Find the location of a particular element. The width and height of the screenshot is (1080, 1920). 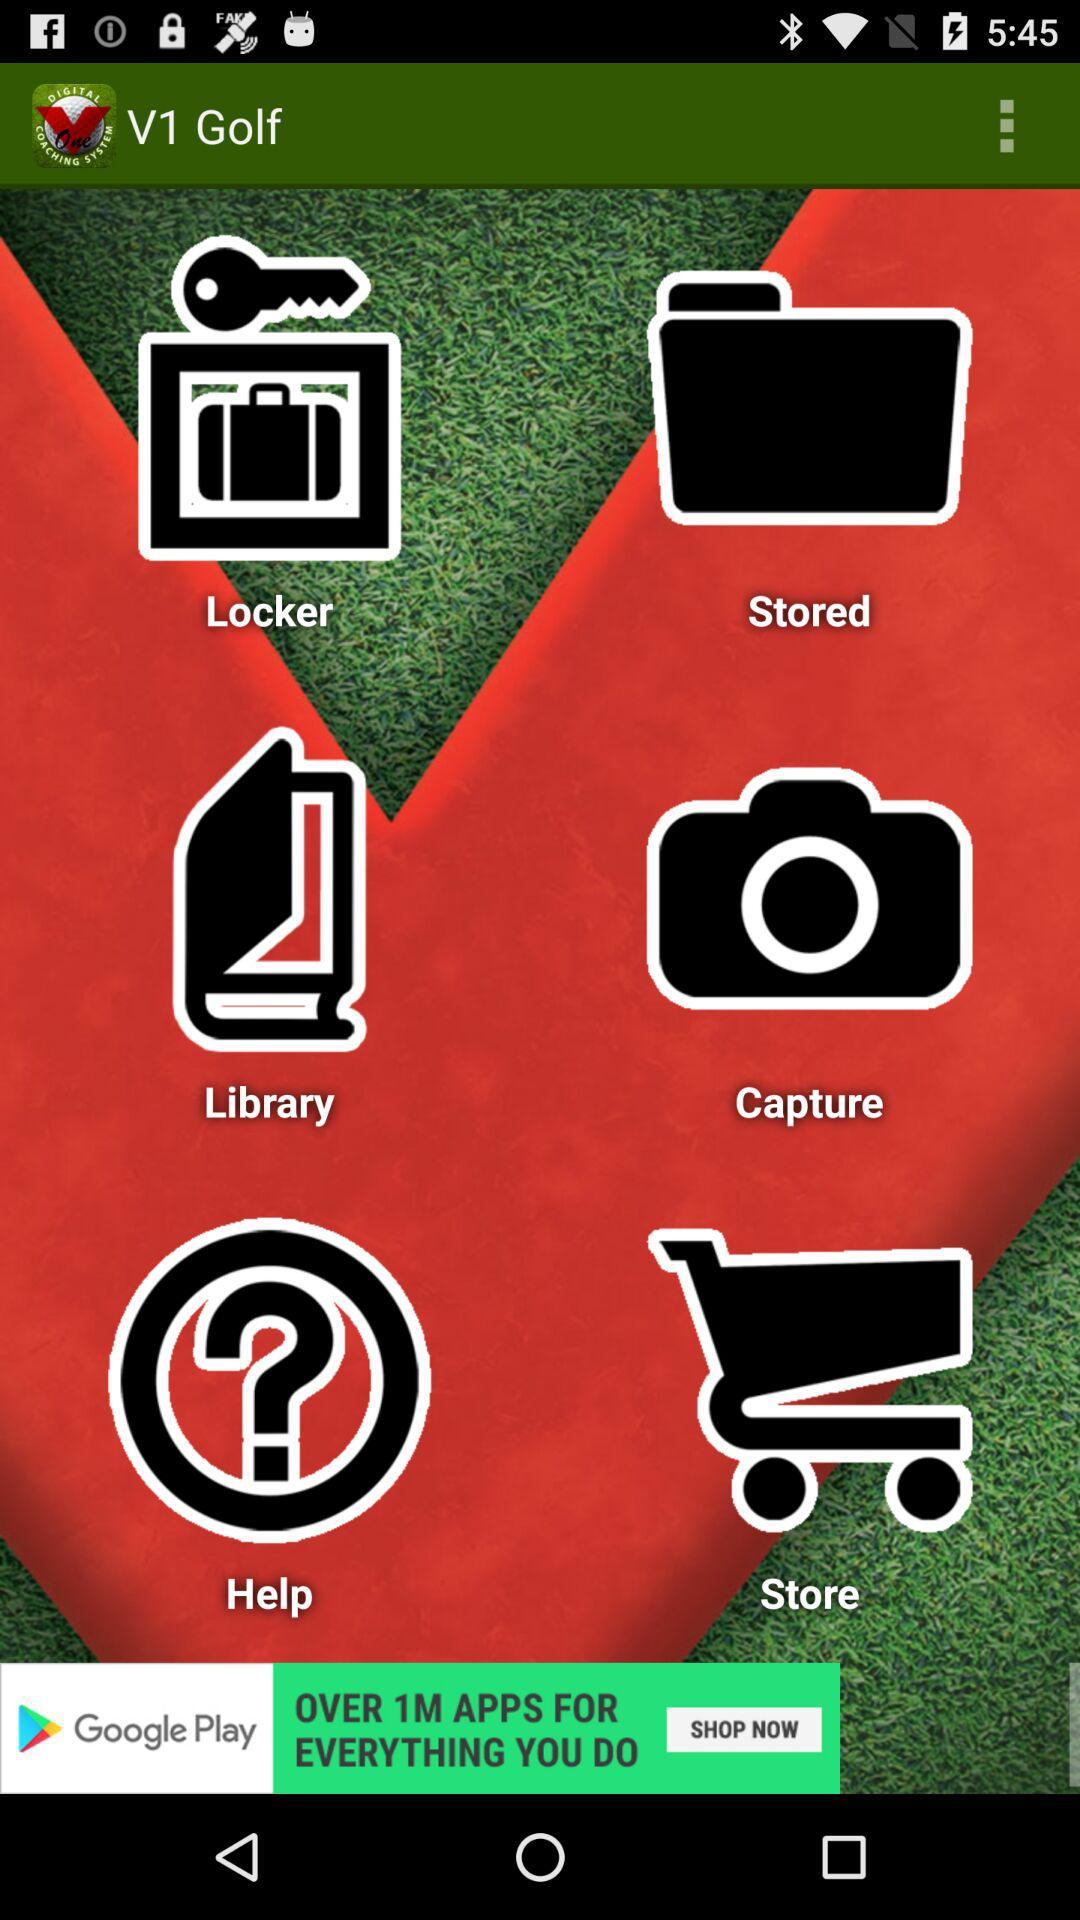

icon below help item is located at coordinates (540, 1727).